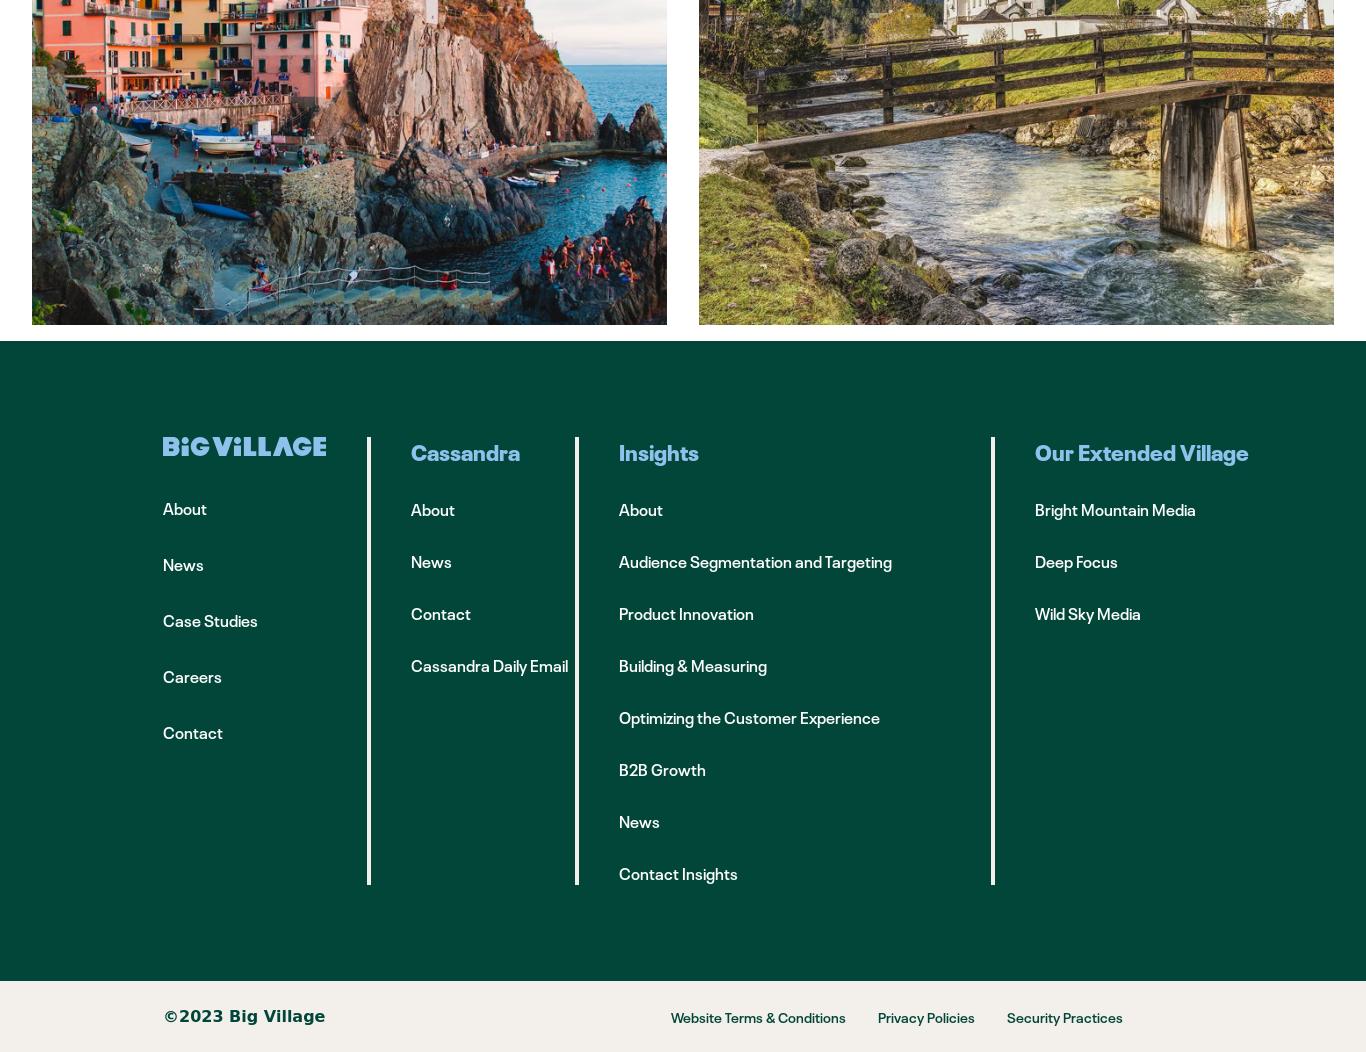 Image resolution: width=1366 pixels, height=1052 pixels. What do you see at coordinates (1087, 612) in the screenshot?
I see `'Wild Sky Media'` at bounding box center [1087, 612].